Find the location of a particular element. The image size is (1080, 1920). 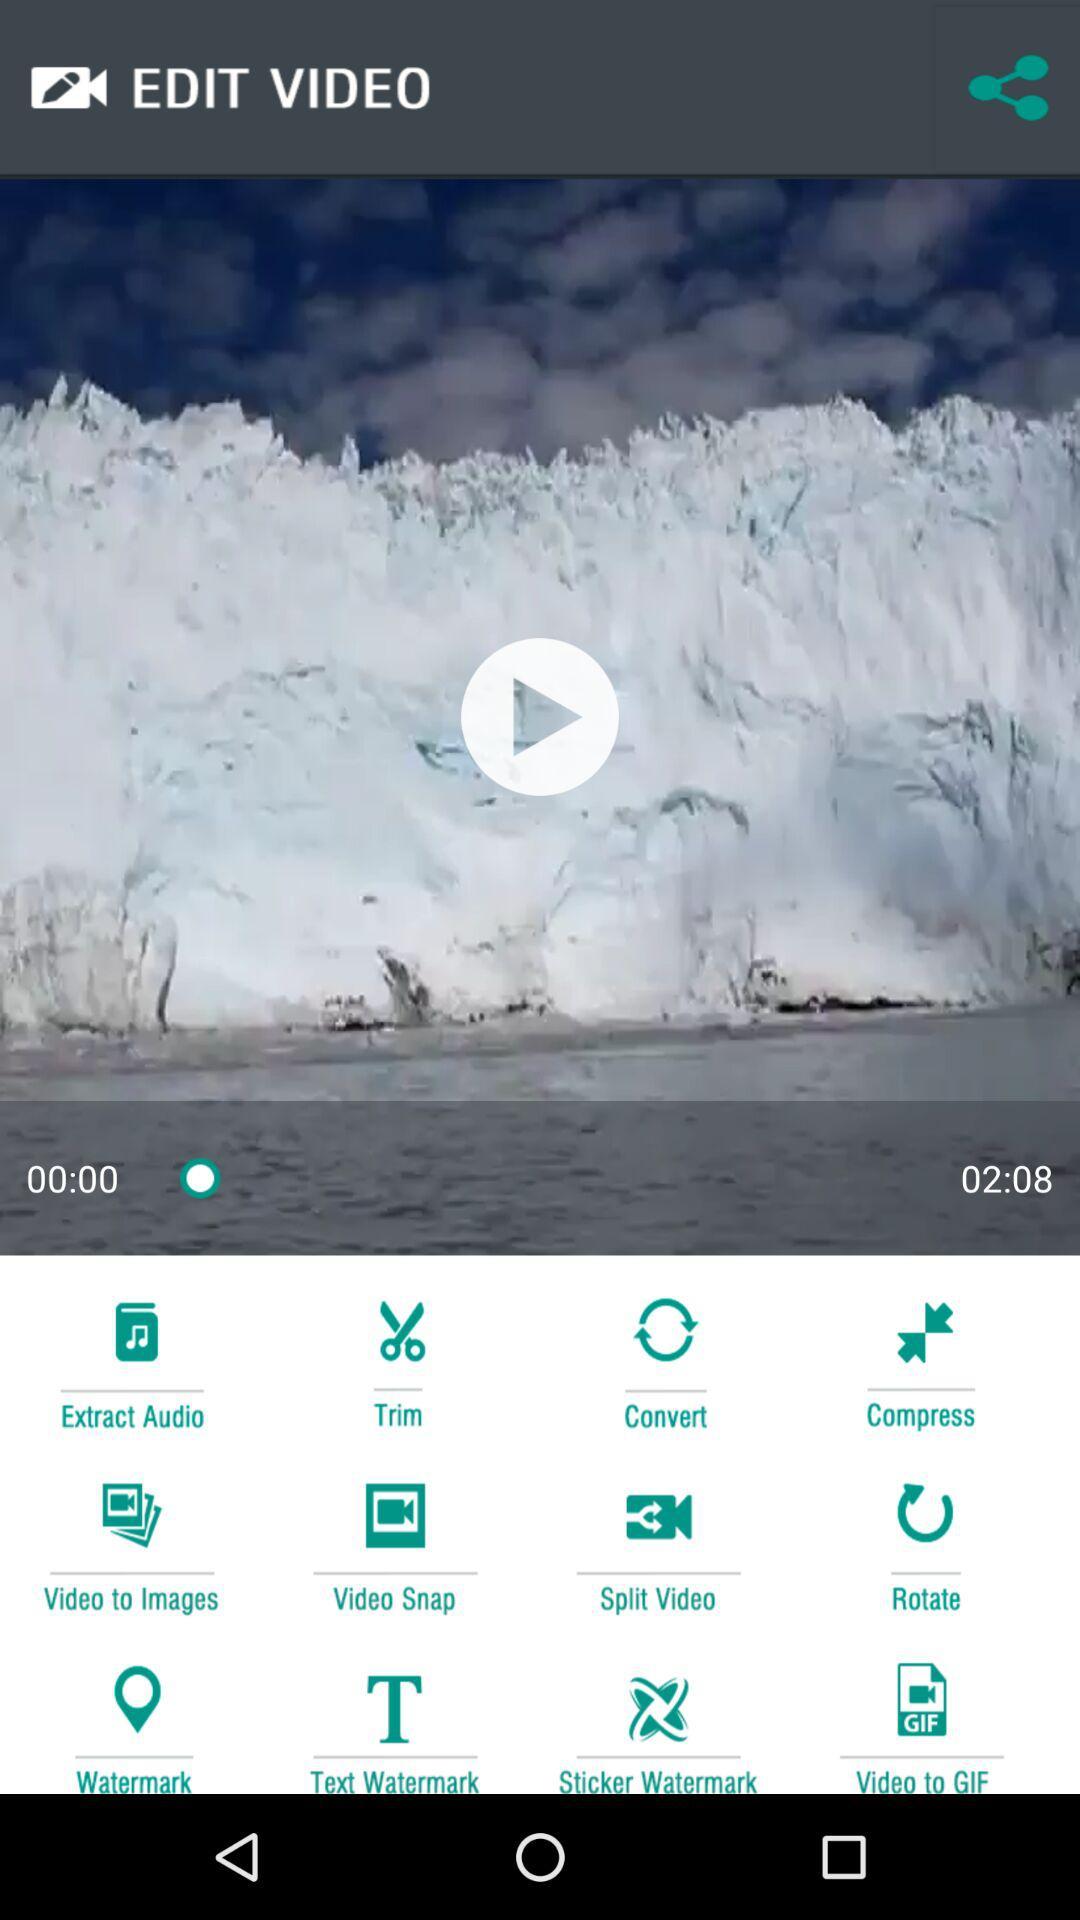

share is located at coordinates (1007, 88).